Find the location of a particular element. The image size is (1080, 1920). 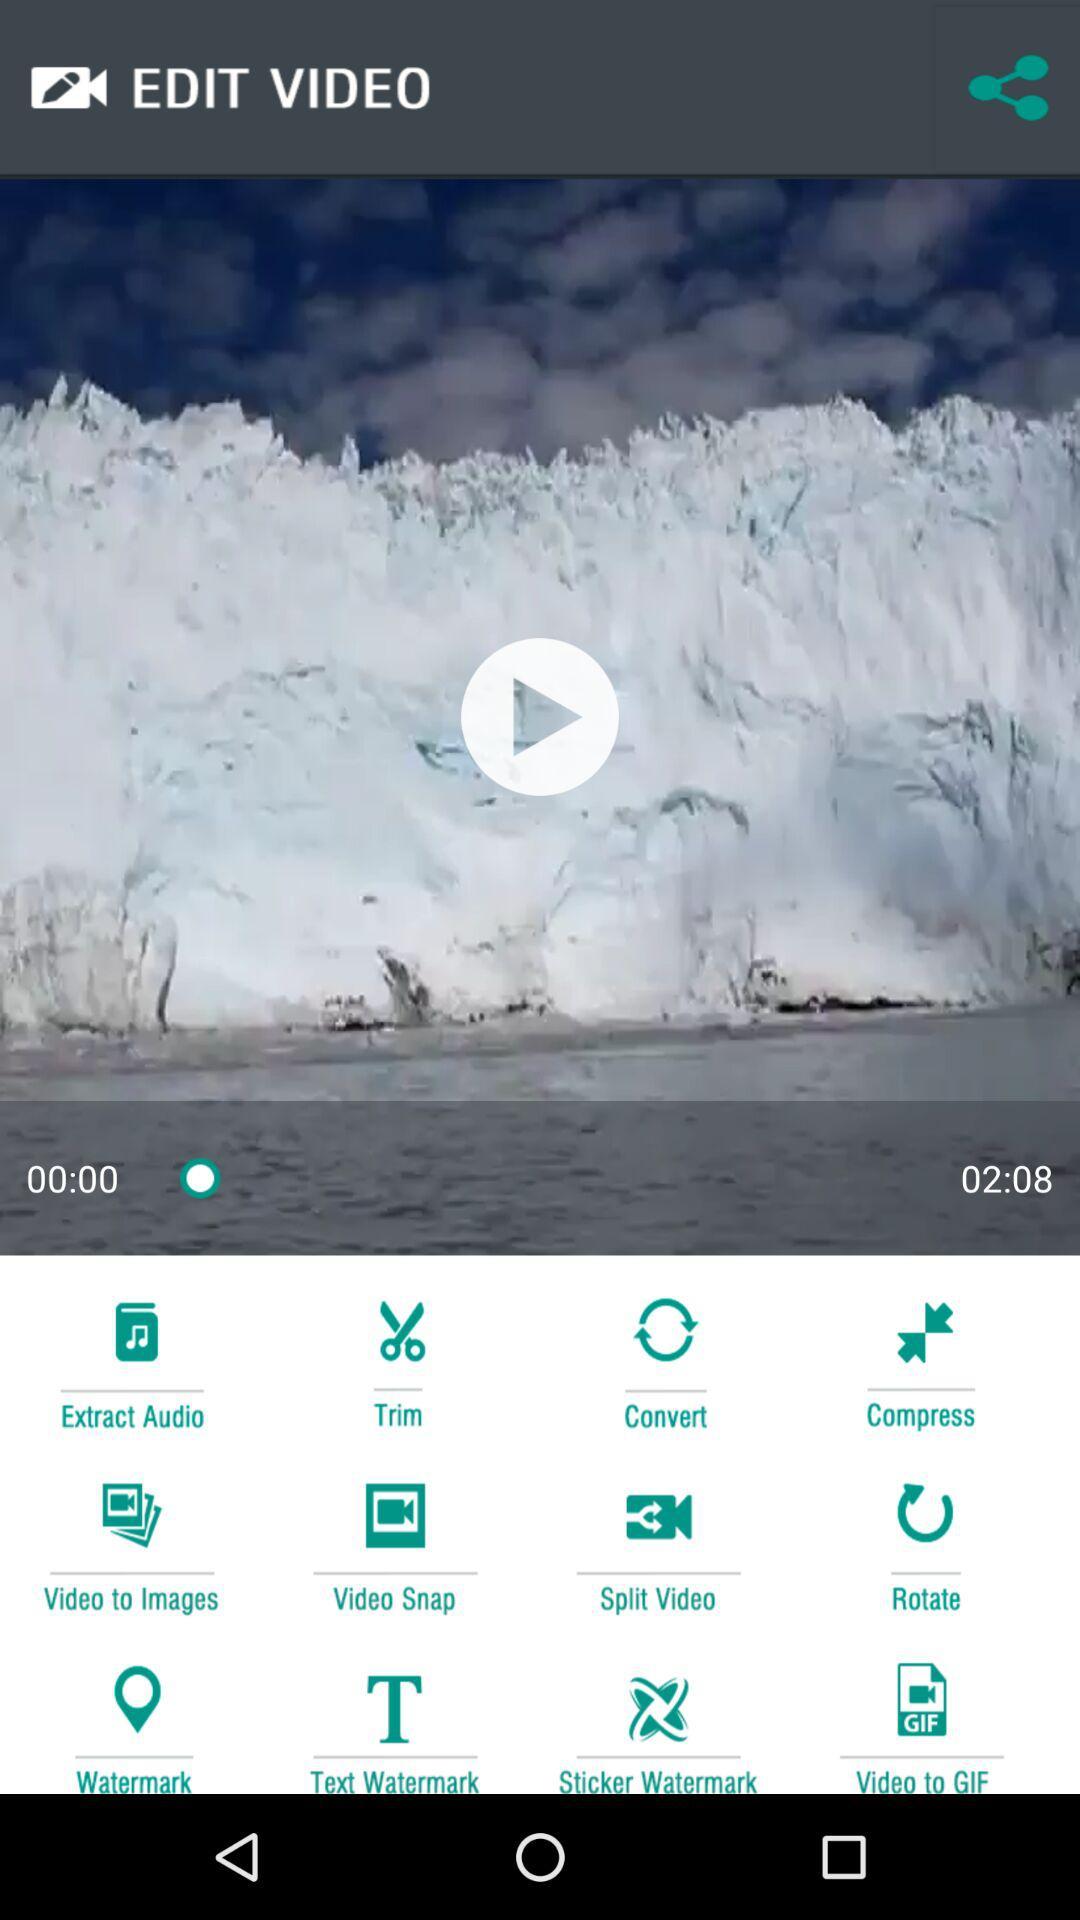

share is located at coordinates (1007, 88).